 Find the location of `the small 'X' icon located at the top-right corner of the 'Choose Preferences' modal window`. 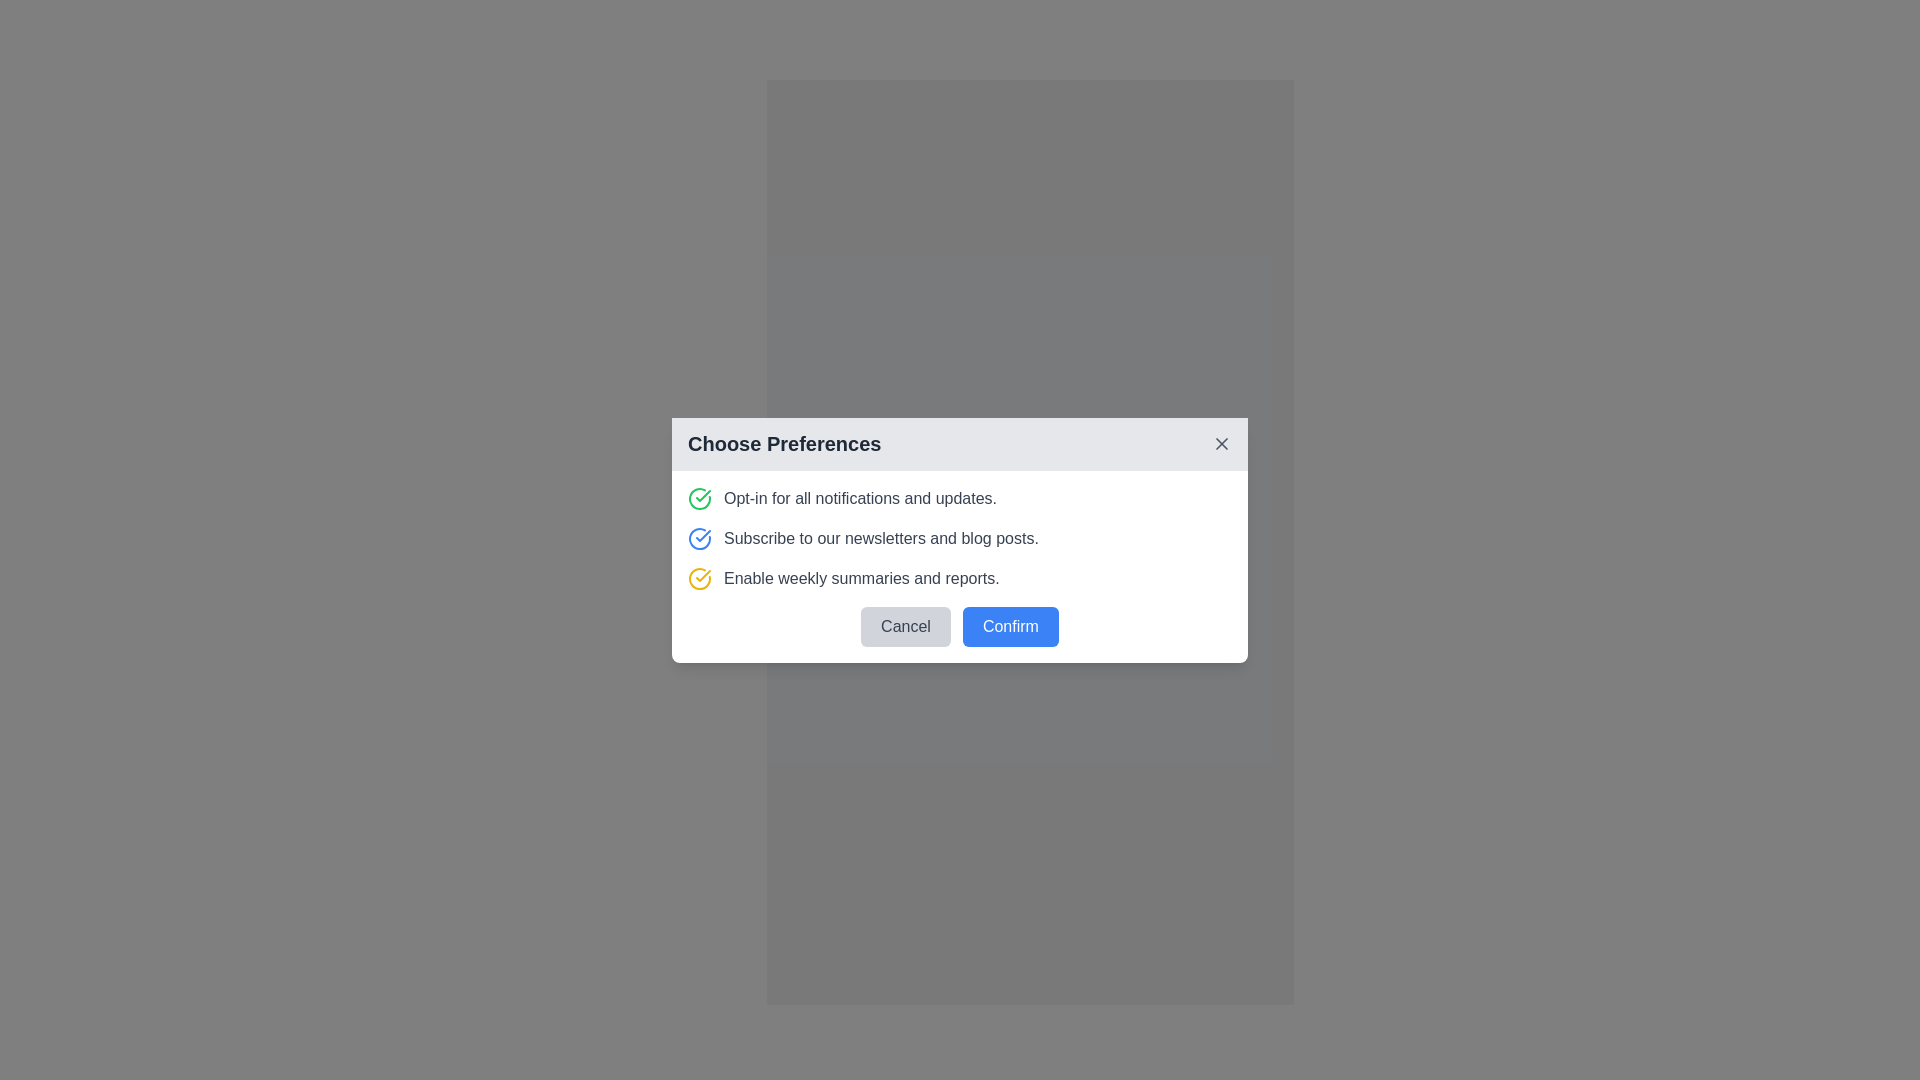

the small 'X' icon located at the top-right corner of the 'Choose Preferences' modal window is located at coordinates (1221, 442).